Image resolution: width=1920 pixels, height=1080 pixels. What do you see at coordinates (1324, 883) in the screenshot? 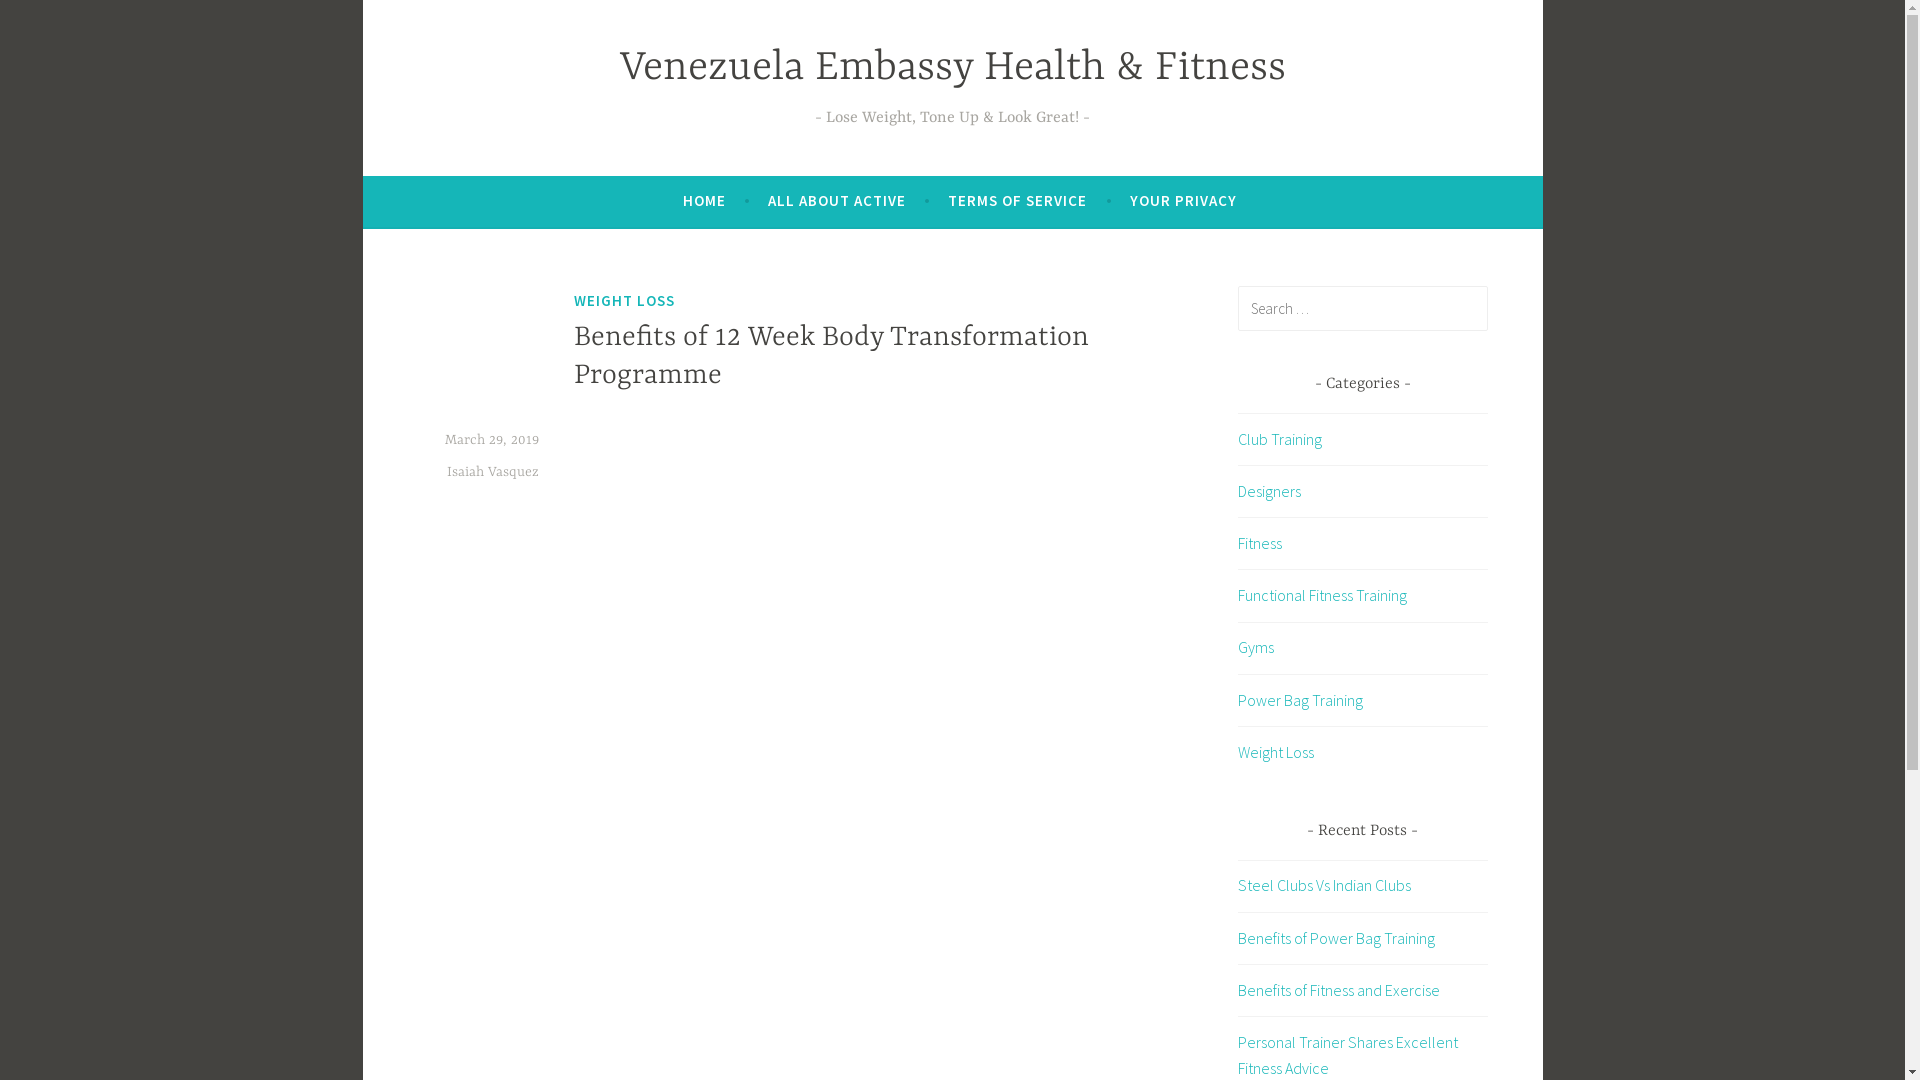
I see `'Steel Clubs Vs Indian Clubs'` at bounding box center [1324, 883].